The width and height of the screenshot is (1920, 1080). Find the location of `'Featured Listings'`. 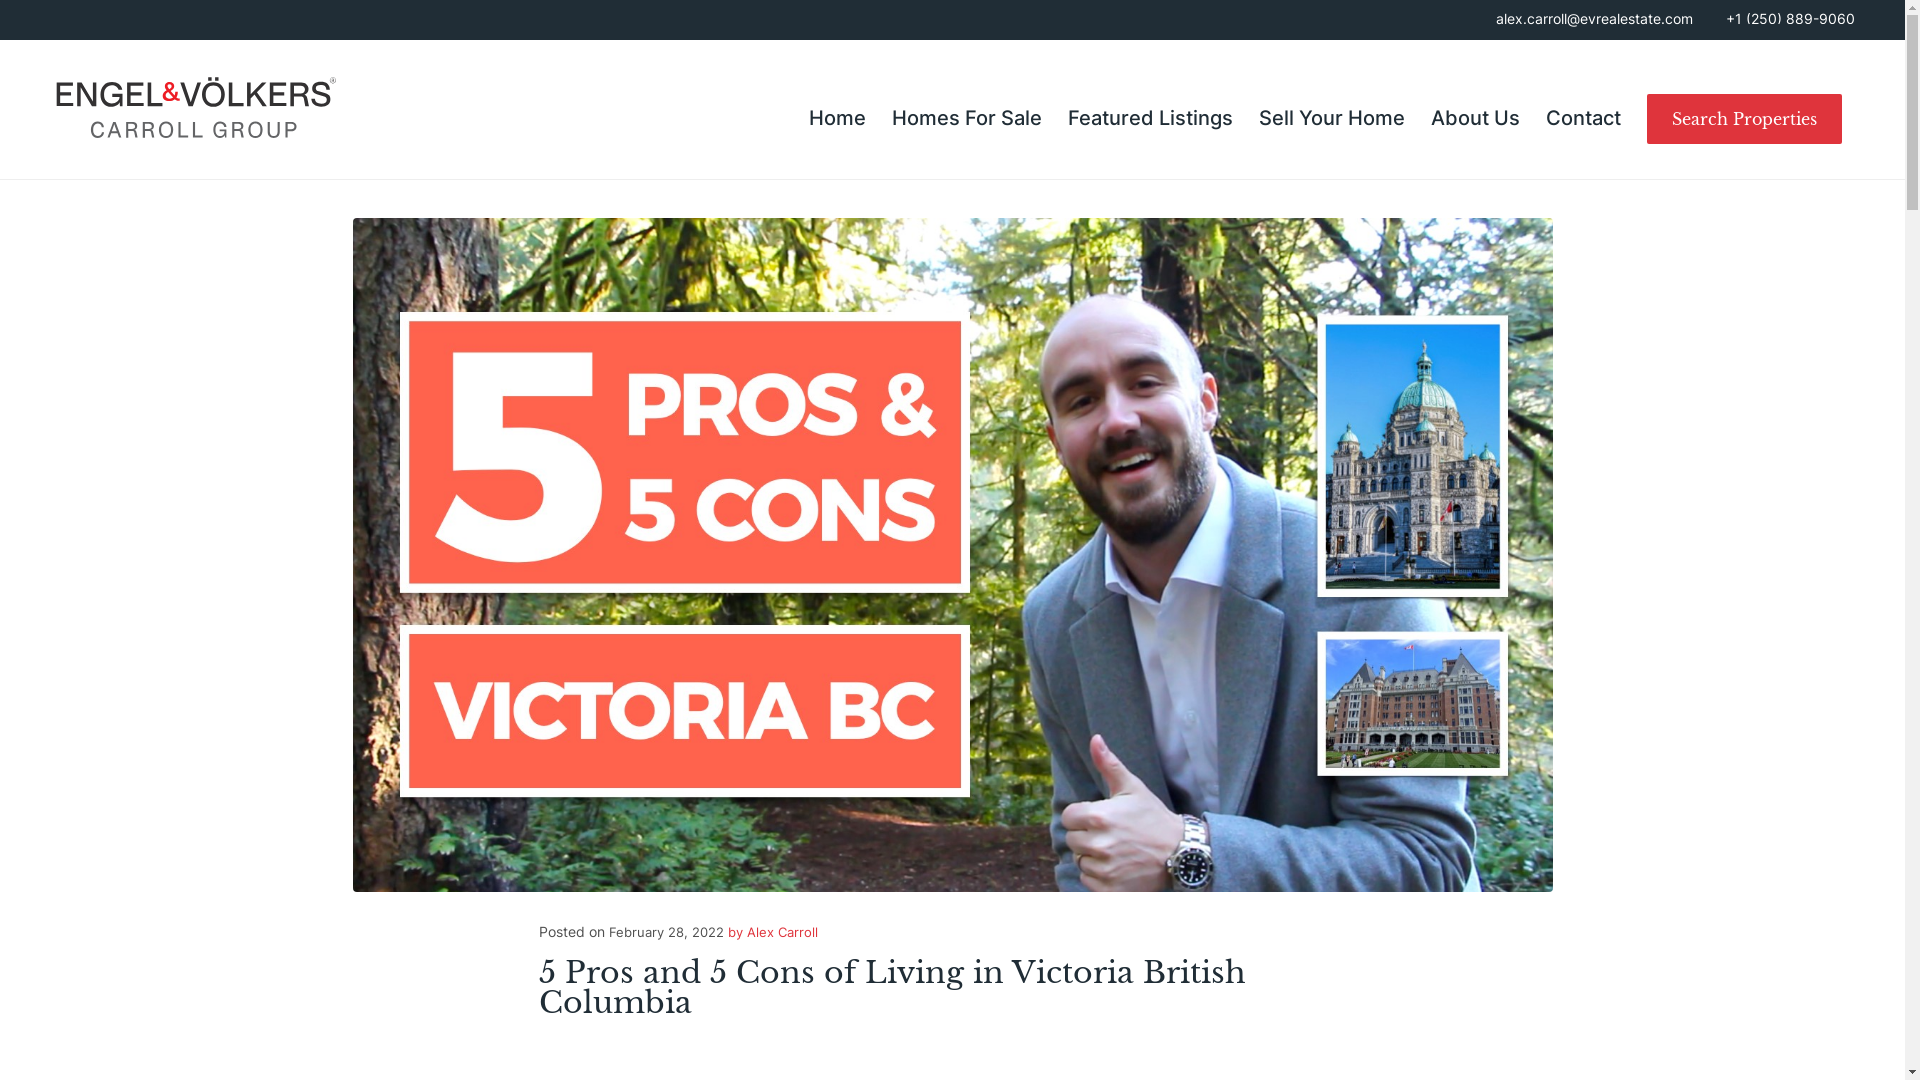

'Featured Listings' is located at coordinates (1054, 118).